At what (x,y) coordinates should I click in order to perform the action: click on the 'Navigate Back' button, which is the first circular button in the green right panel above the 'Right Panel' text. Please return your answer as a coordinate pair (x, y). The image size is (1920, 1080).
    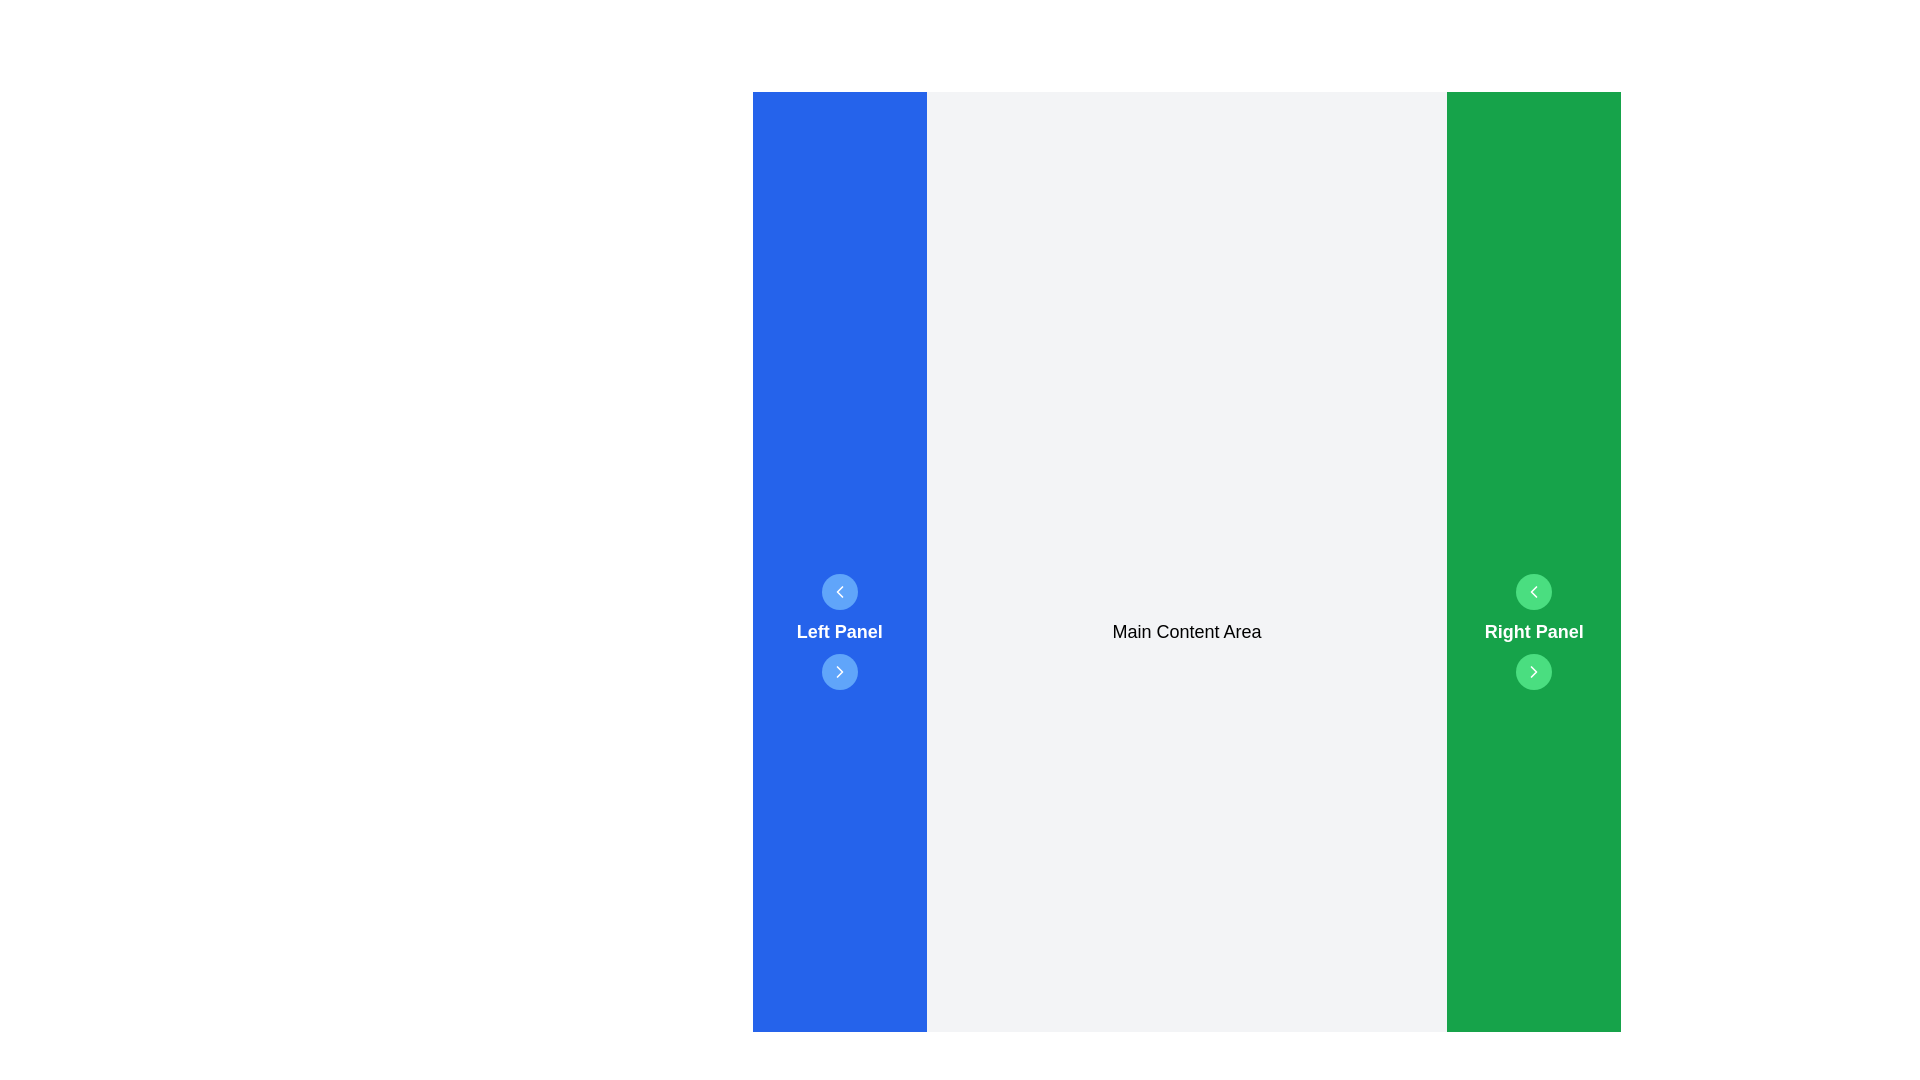
    Looking at the image, I should click on (1533, 590).